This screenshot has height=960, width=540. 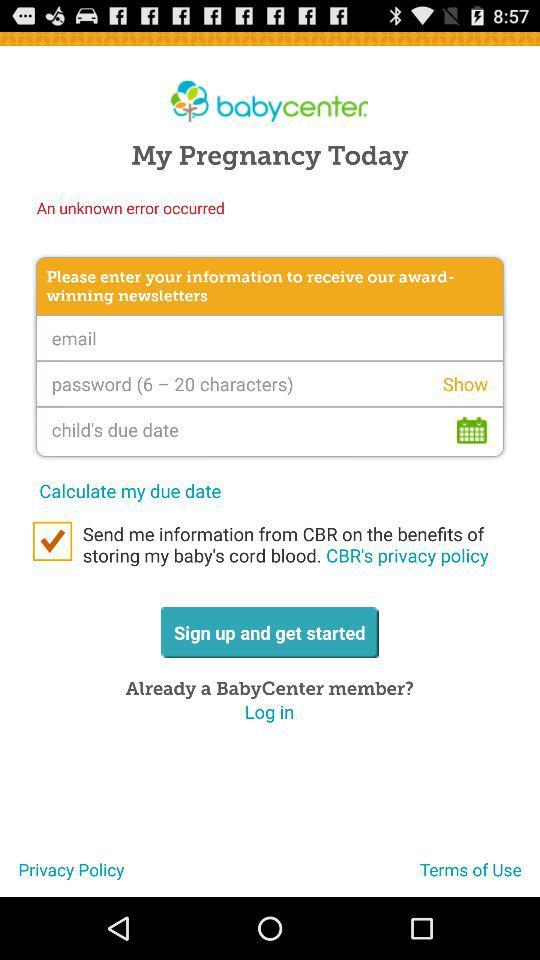 I want to click on the e-mail address, so click(x=270, y=338).